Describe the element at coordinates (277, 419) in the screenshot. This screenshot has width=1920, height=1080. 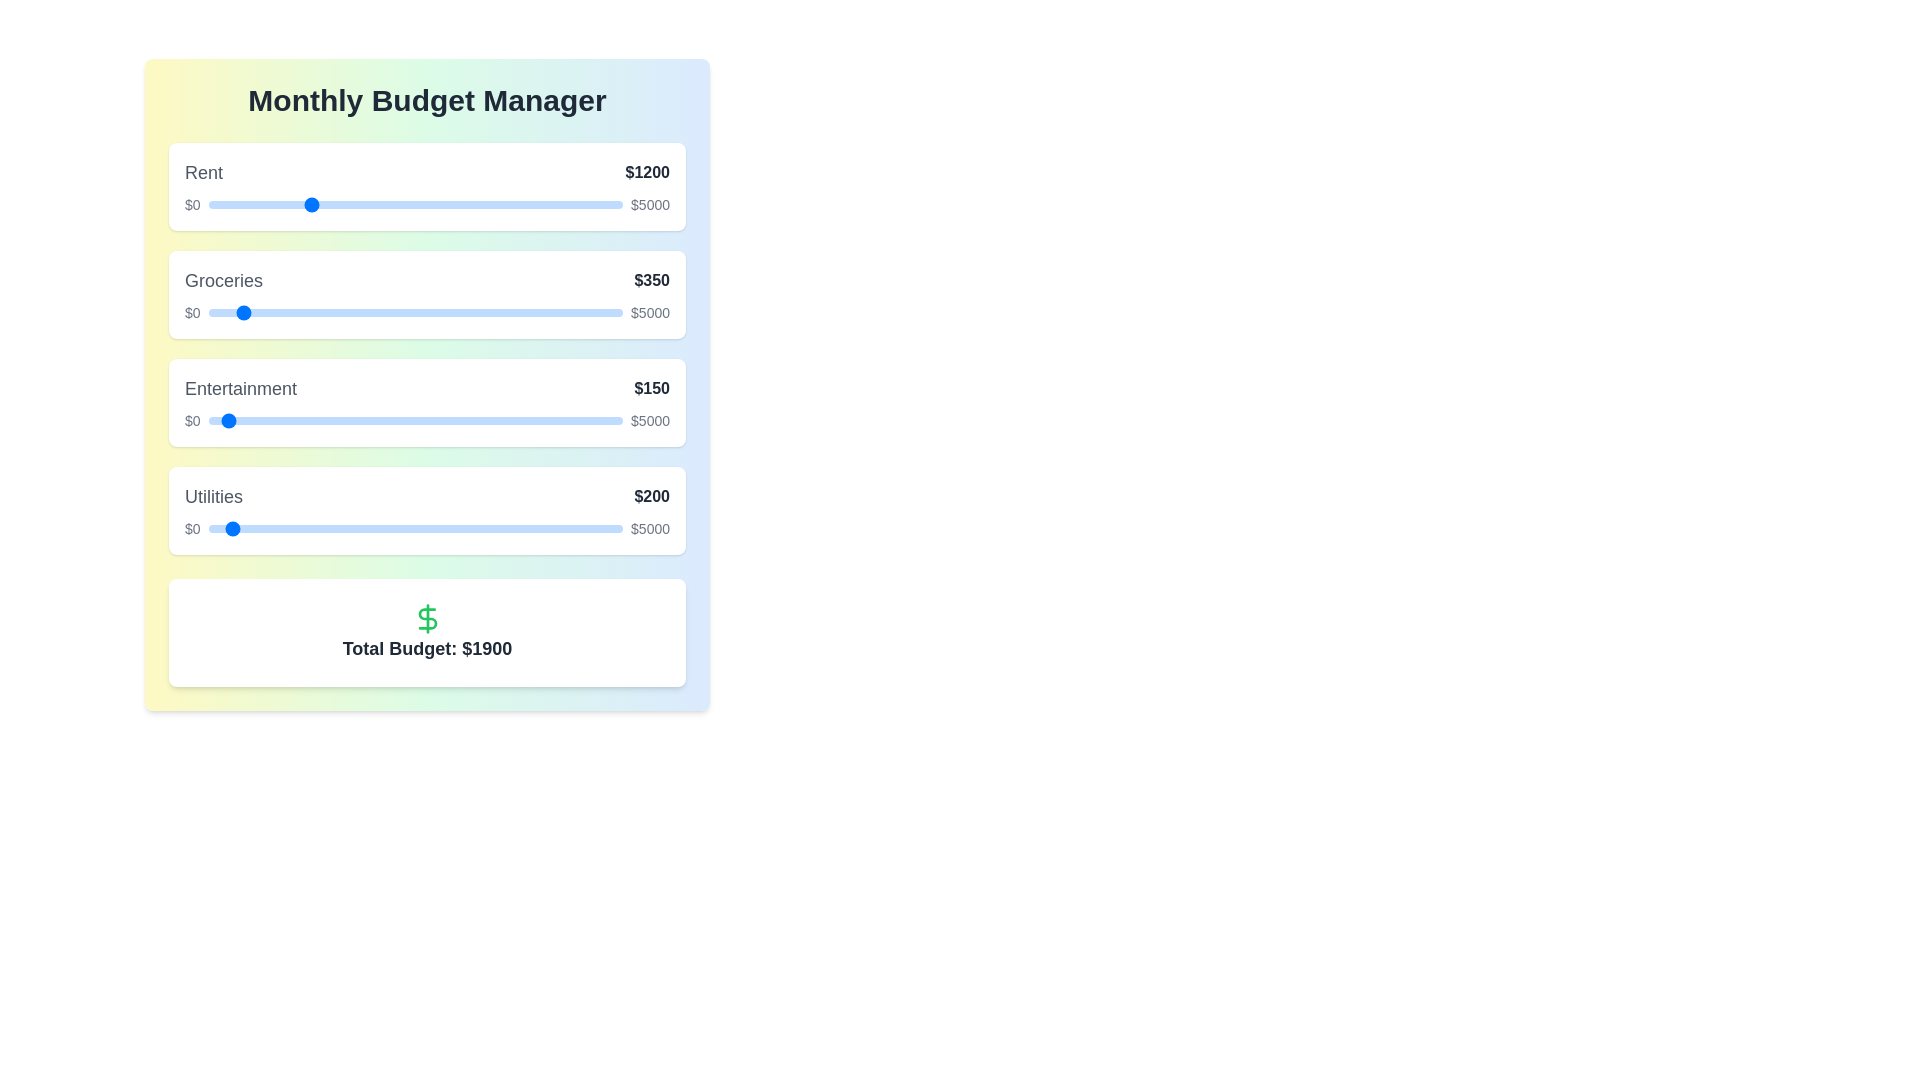
I see `the Entertainment budget` at that location.